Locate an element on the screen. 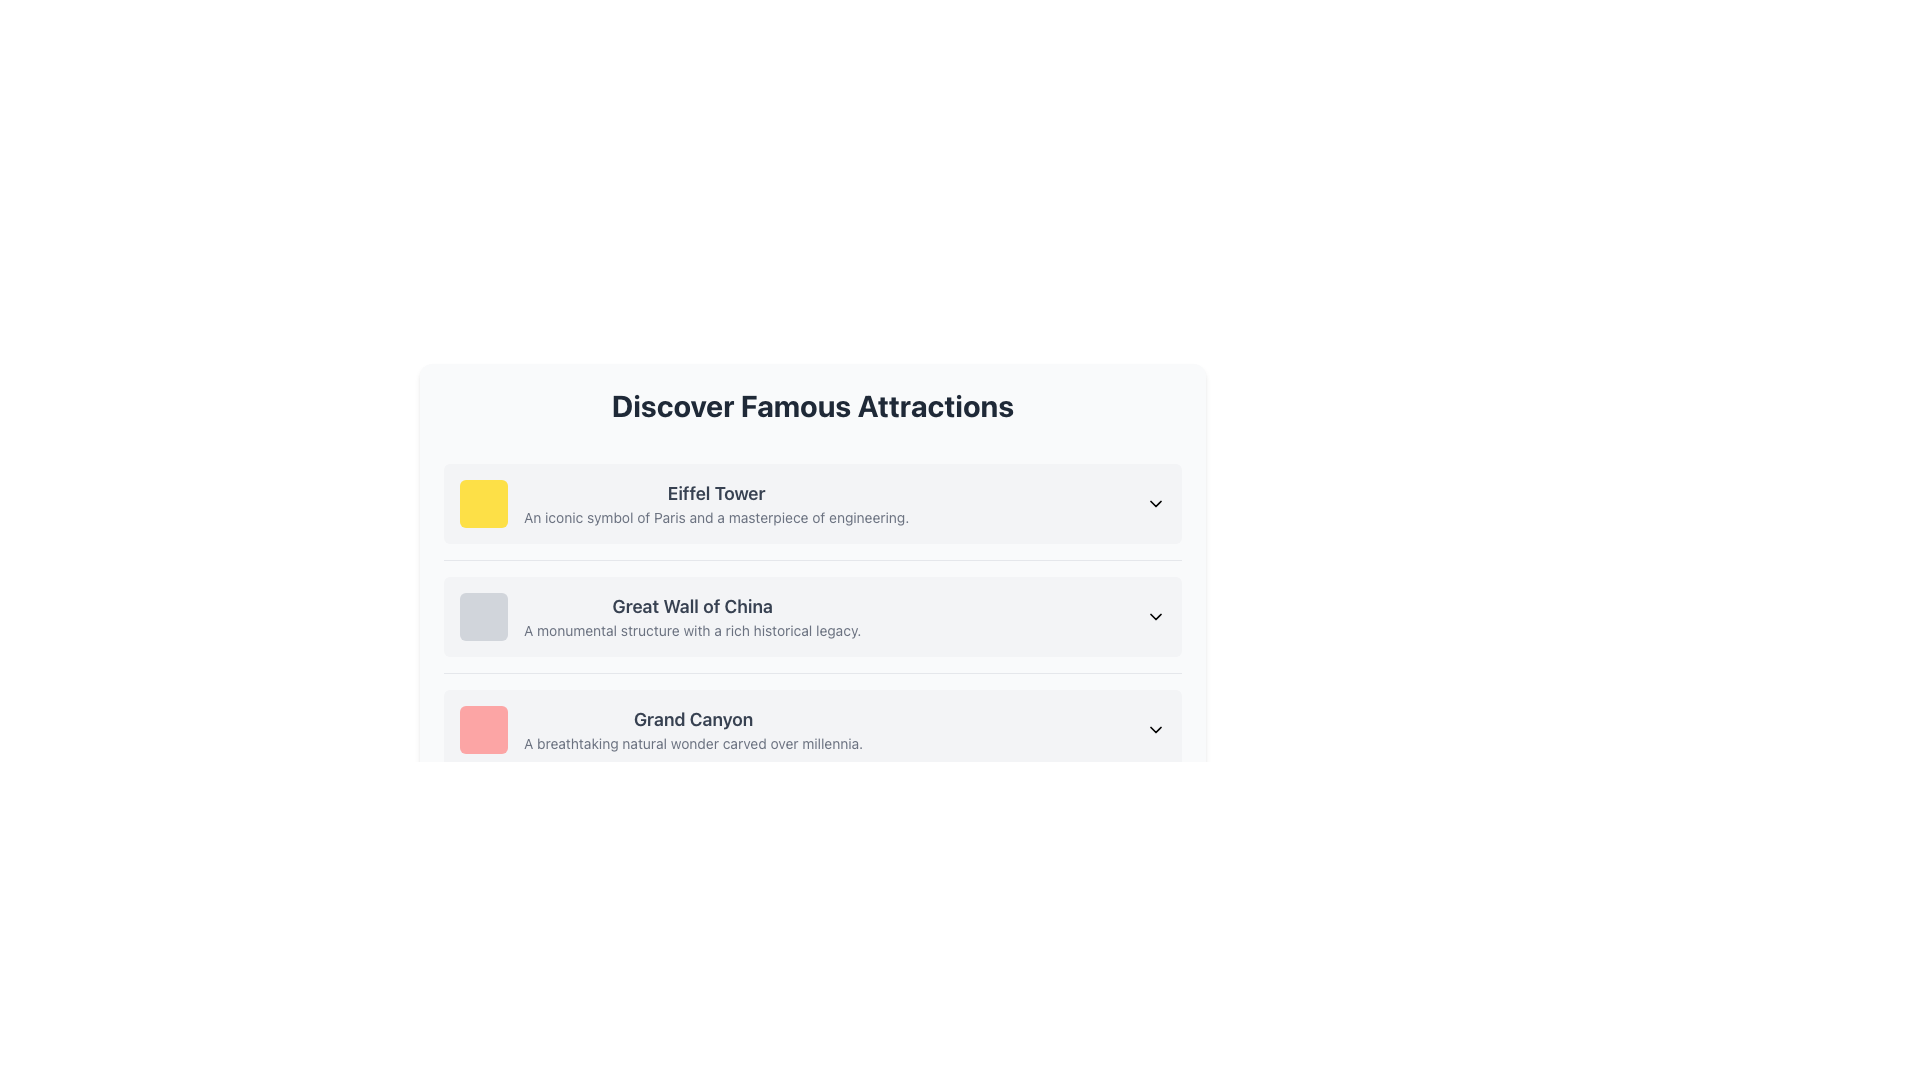  the decorative component that visually marks the 'Grand Canyon' list item, located on the far-left side of its row is located at coordinates (484, 729).